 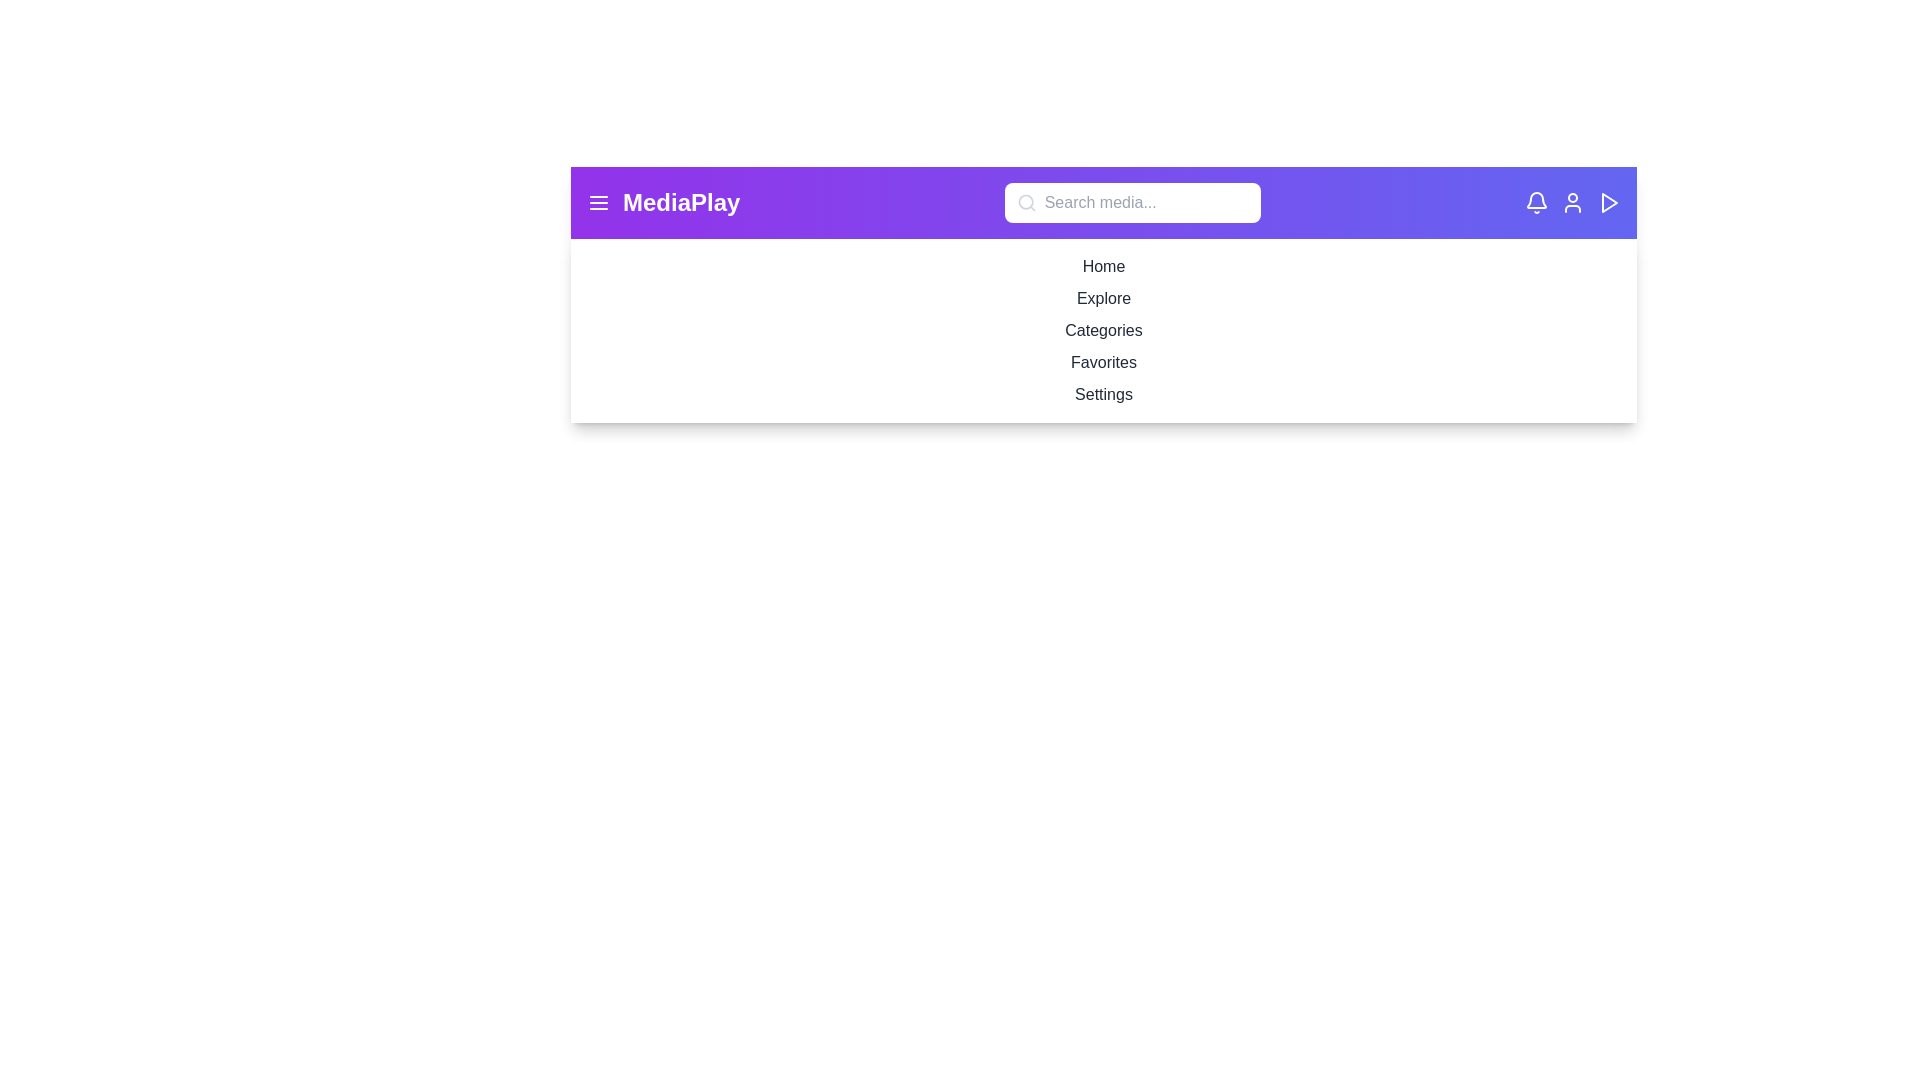 What do you see at coordinates (1535, 203) in the screenshot?
I see `the notification bell icon located on the rightmost side of the top navigation bar to potentially see a tooltip or visual change` at bounding box center [1535, 203].